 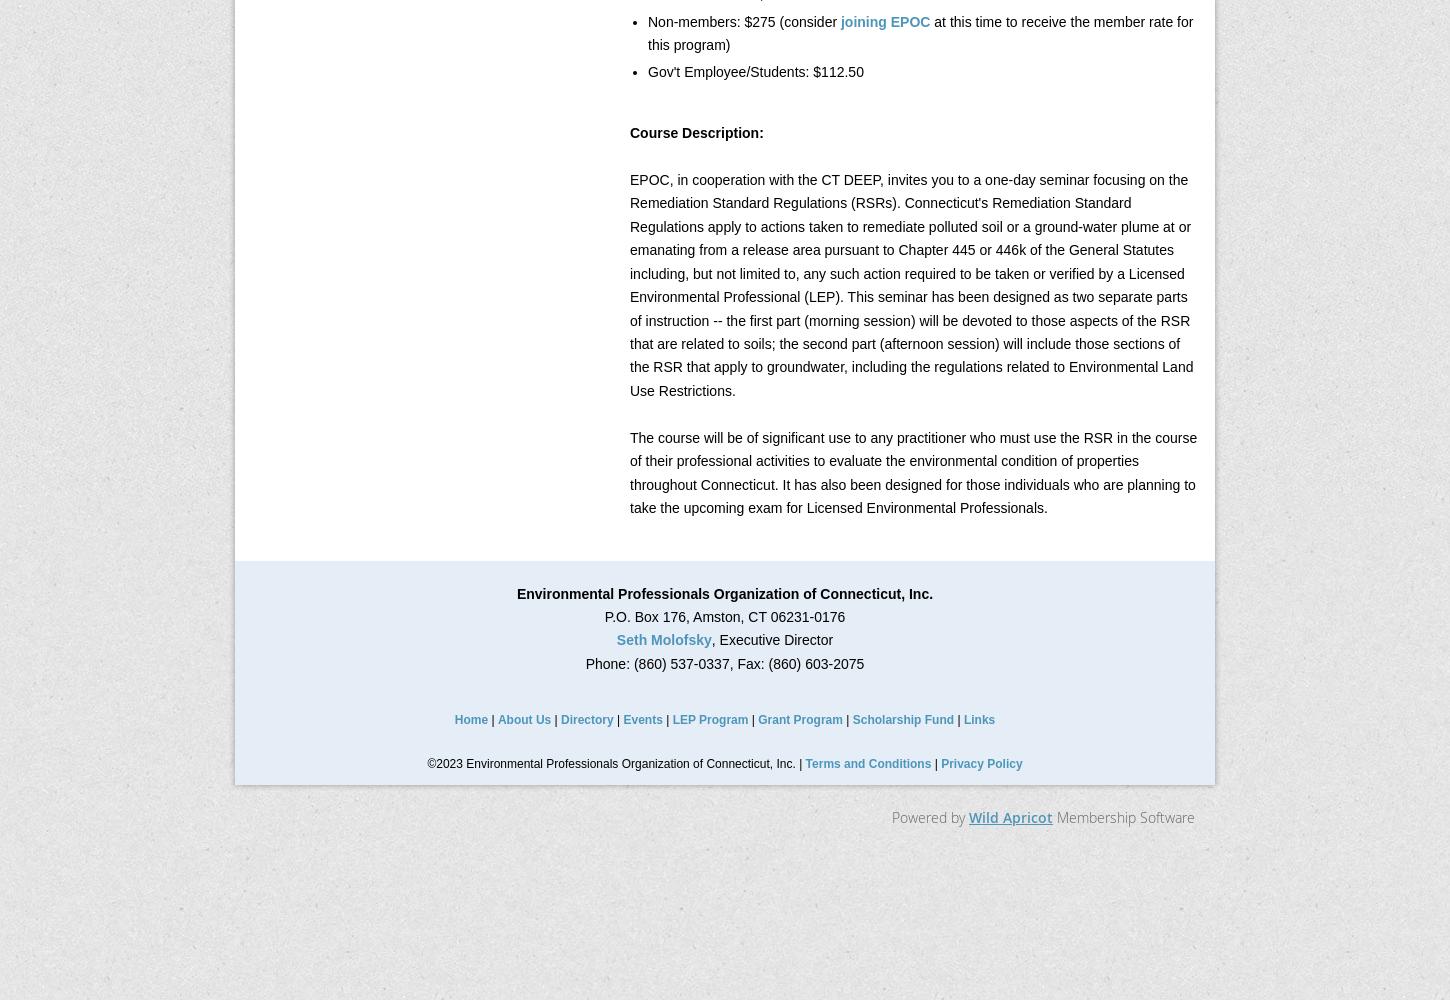 What do you see at coordinates (929, 816) in the screenshot?
I see `'Powered by'` at bounding box center [929, 816].